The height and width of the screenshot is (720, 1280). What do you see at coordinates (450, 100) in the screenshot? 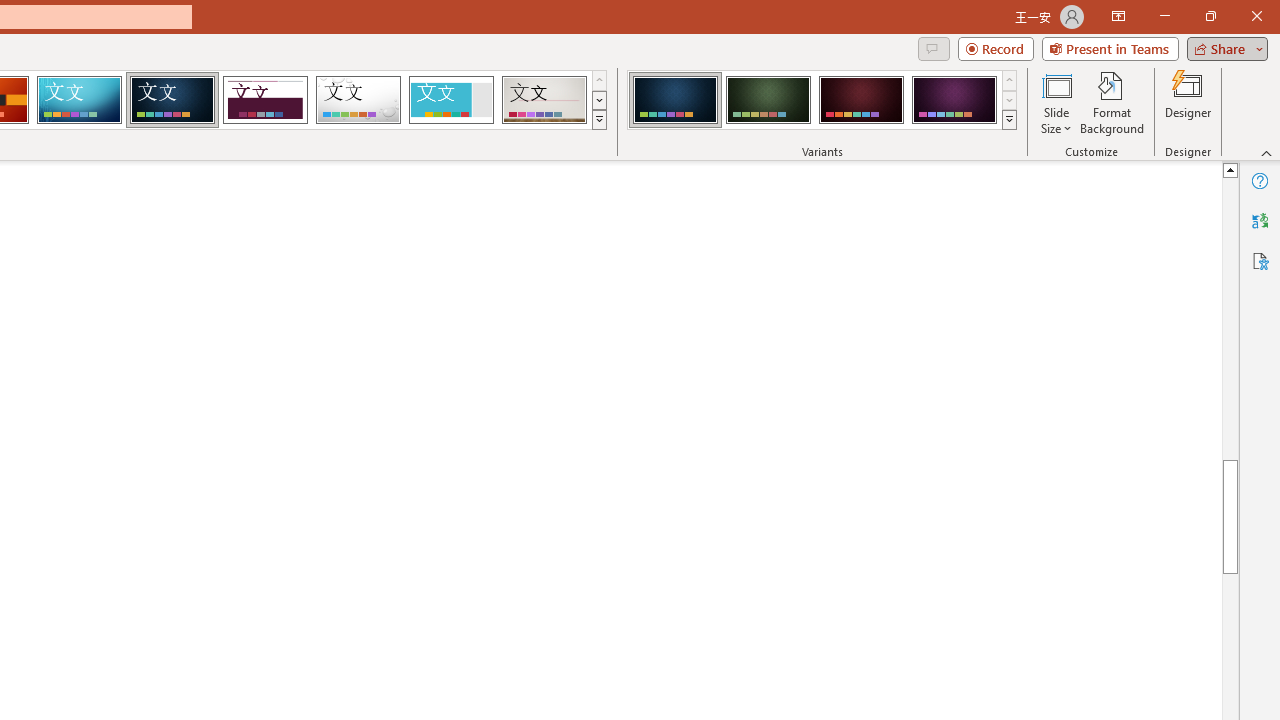
I see `'Frame'` at bounding box center [450, 100].